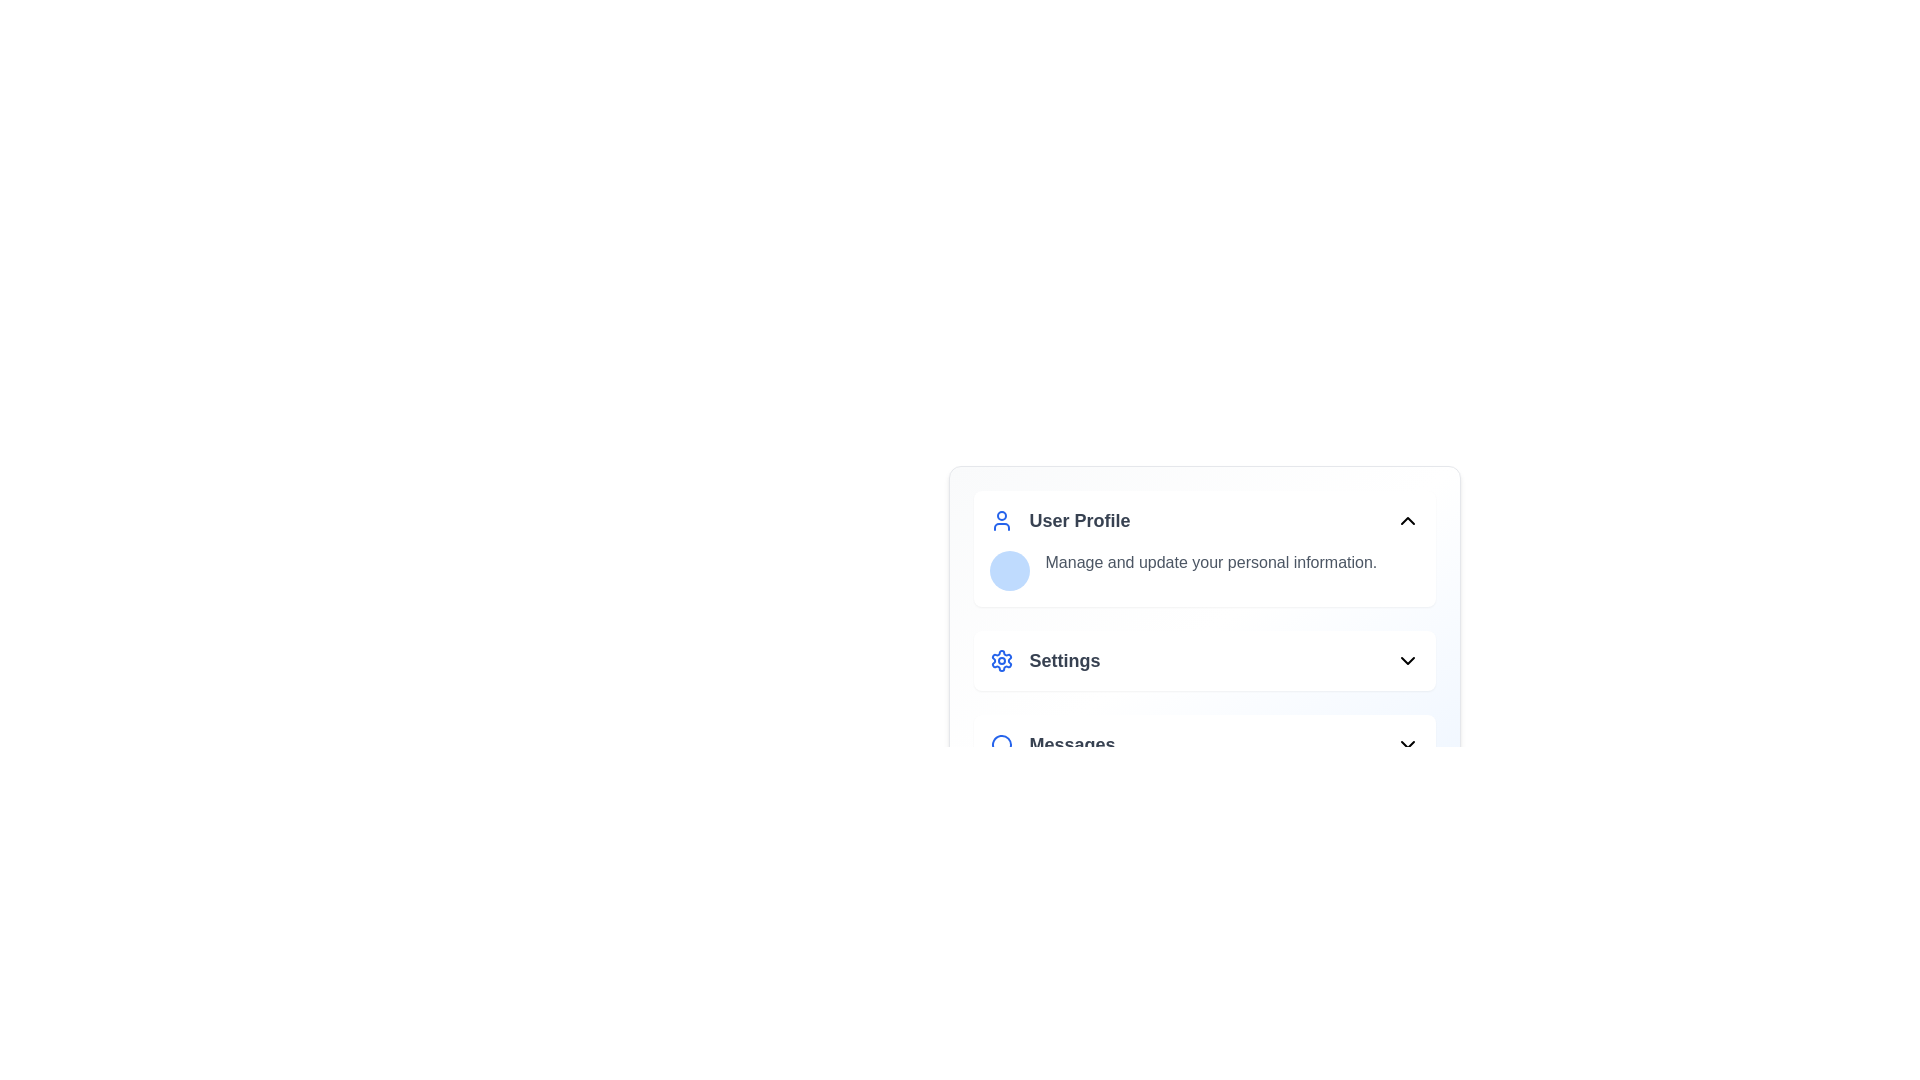 The width and height of the screenshot is (1920, 1080). What do you see at coordinates (1406, 744) in the screenshot?
I see `the downward chevron icon` at bounding box center [1406, 744].